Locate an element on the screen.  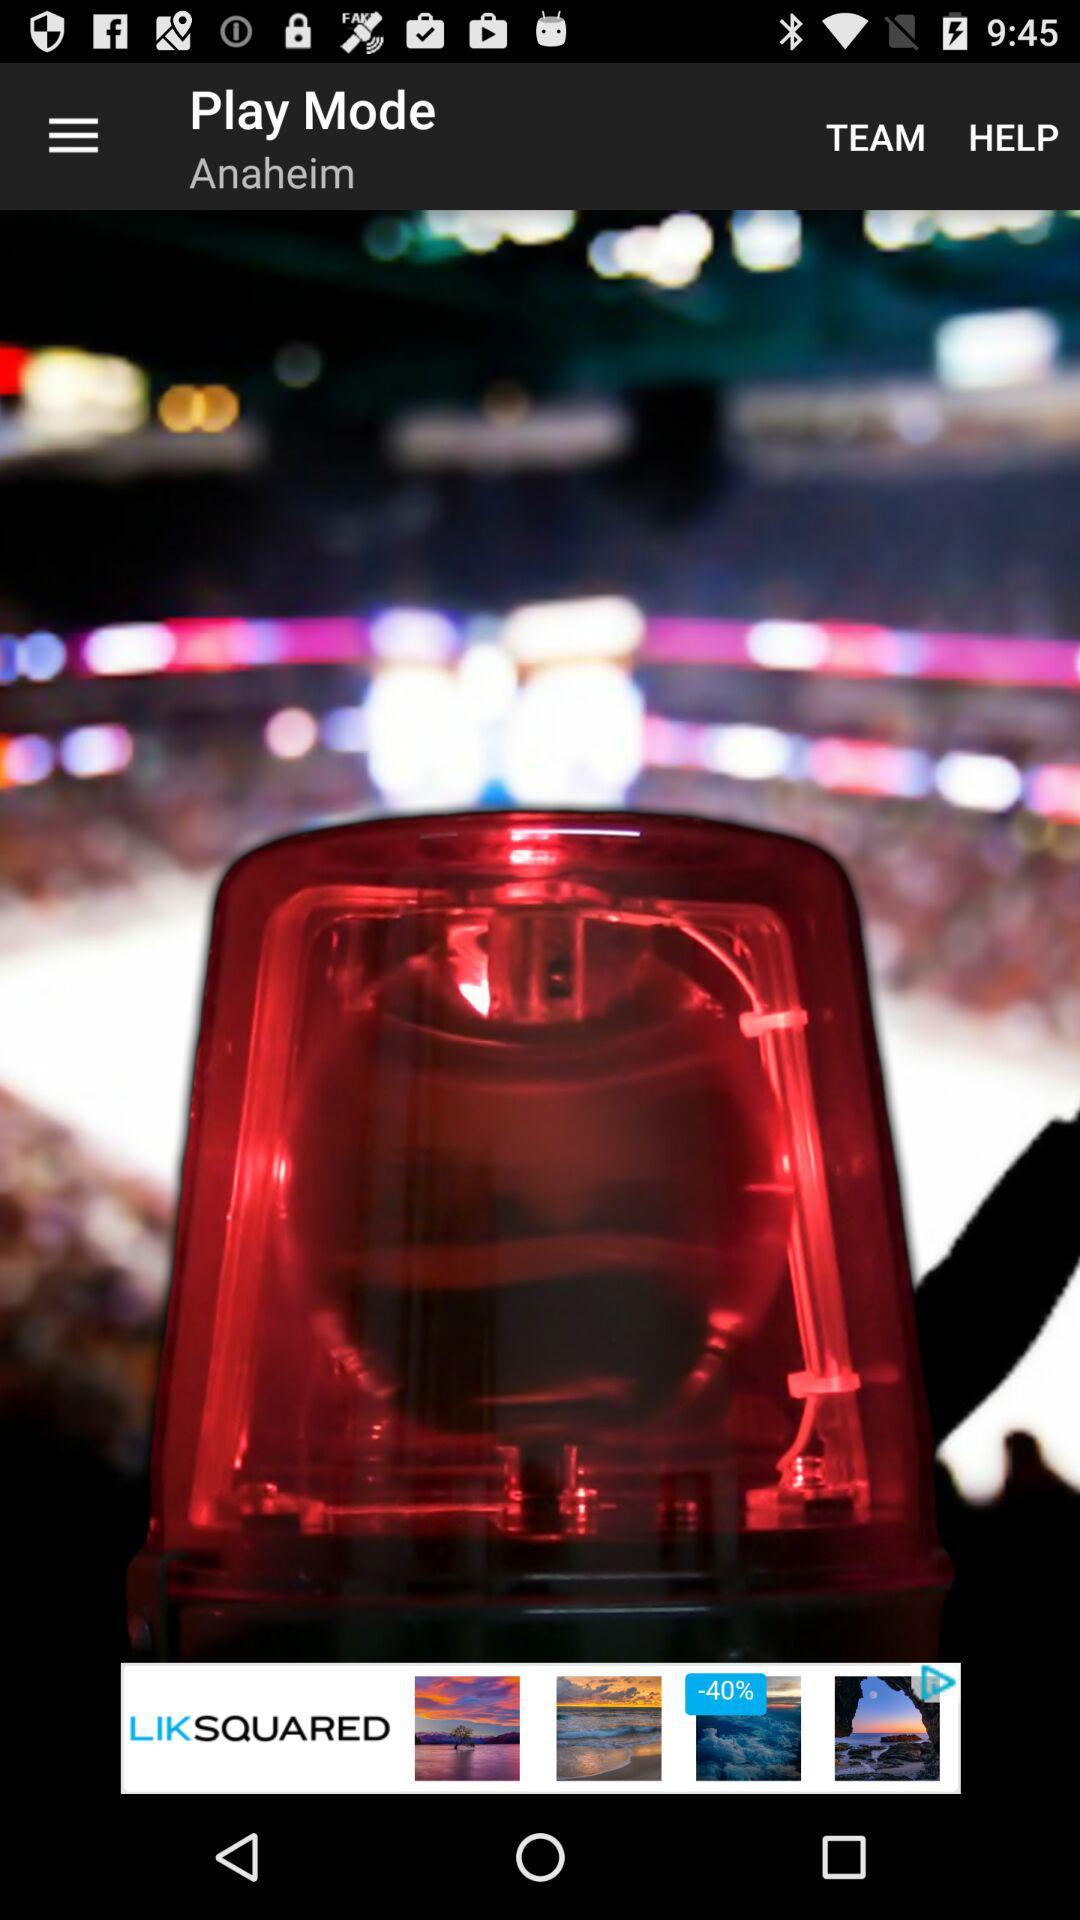
the icon to the right of play mode icon is located at coordinates (874, 135).